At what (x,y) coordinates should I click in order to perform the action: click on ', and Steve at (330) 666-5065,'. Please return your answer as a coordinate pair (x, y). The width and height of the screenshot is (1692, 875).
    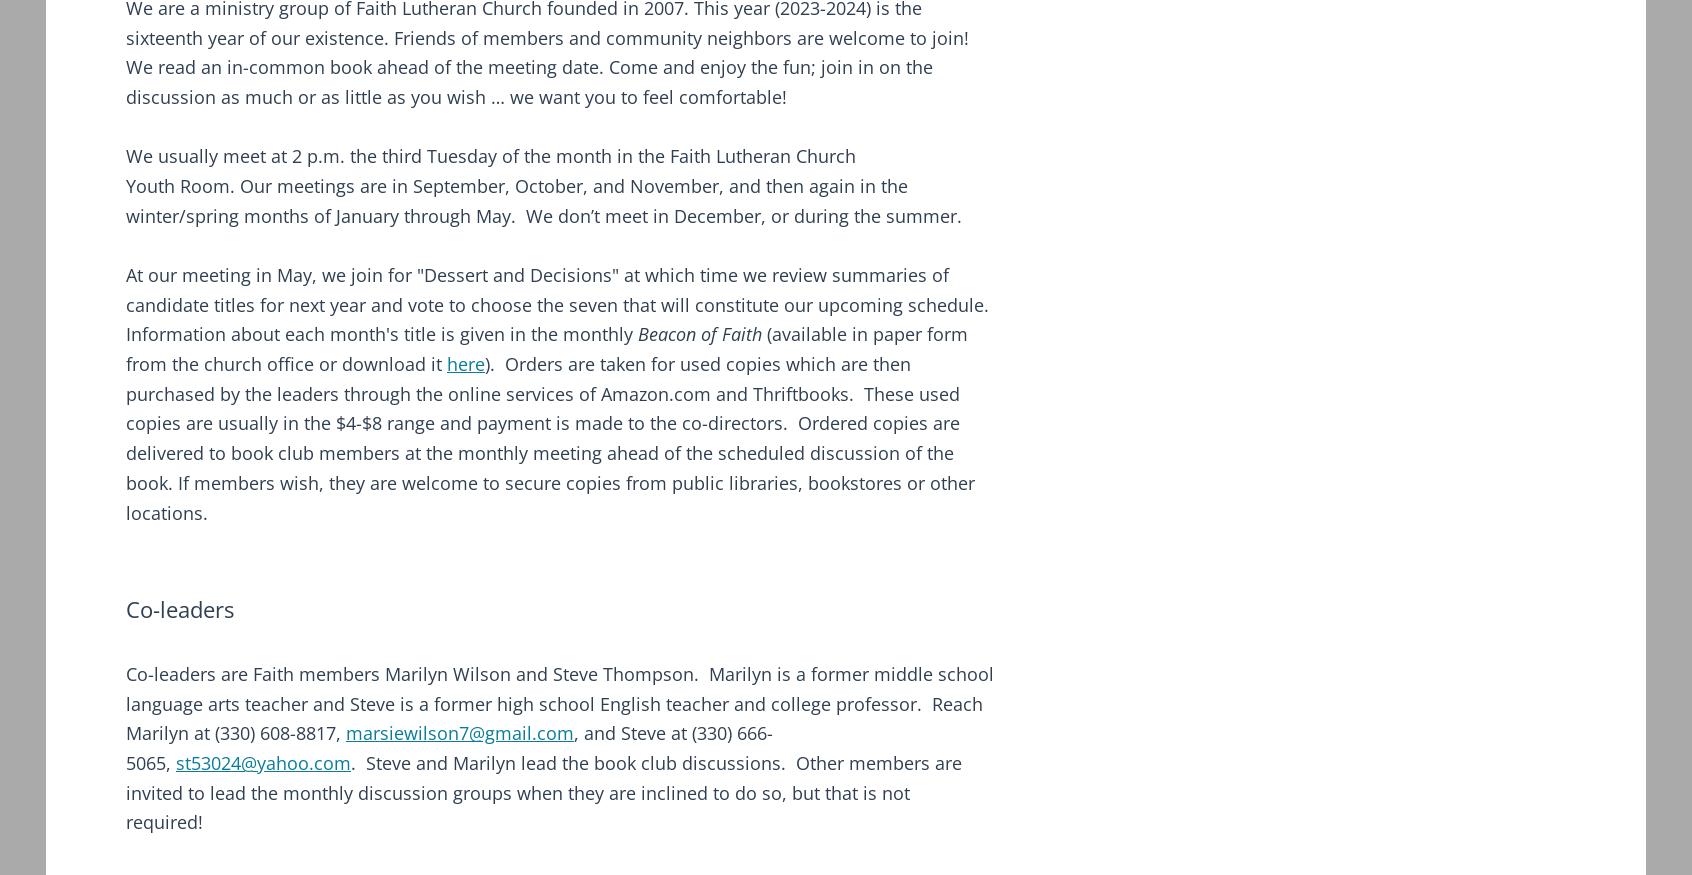
    Looking at the image, I should click on (448, 748).